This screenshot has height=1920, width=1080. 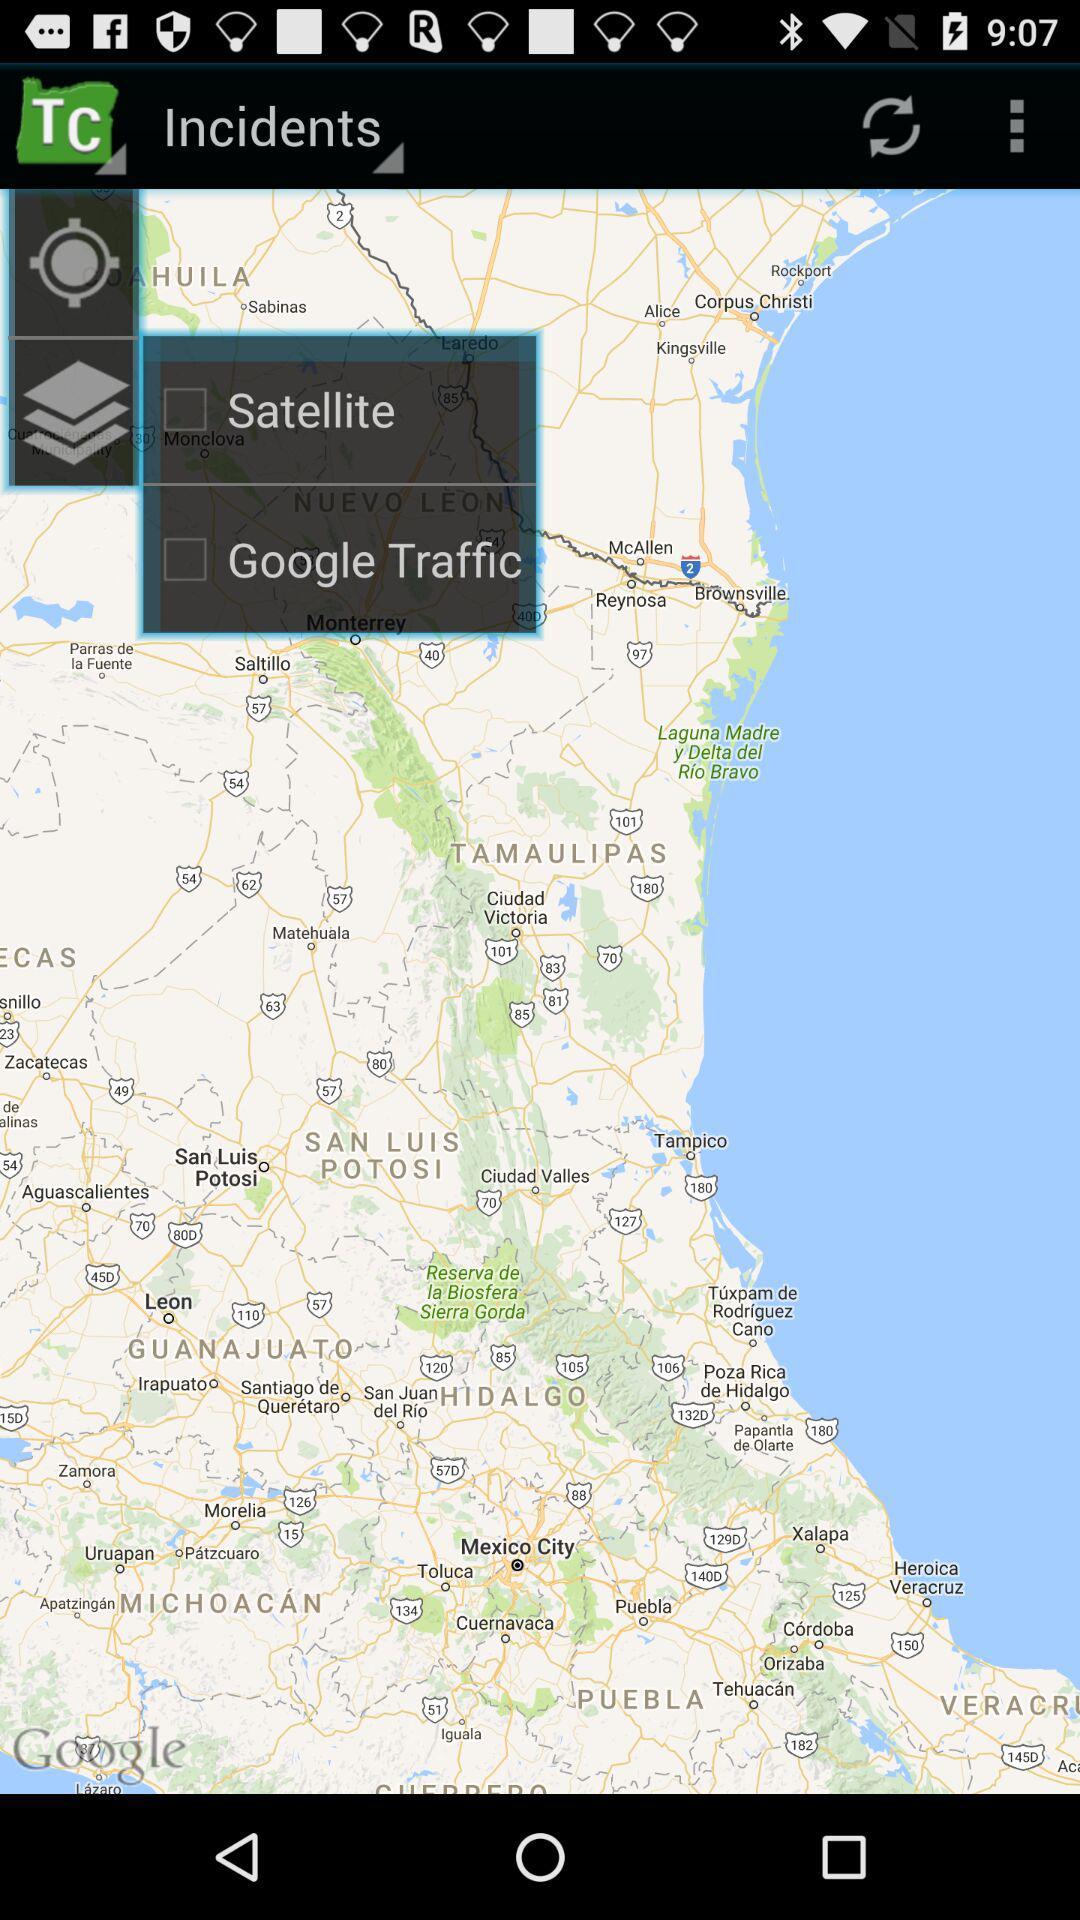 What do you see at coordinates (280, 124) in the screenshot?
I see `incidents app` at bounding box center [280, 124].